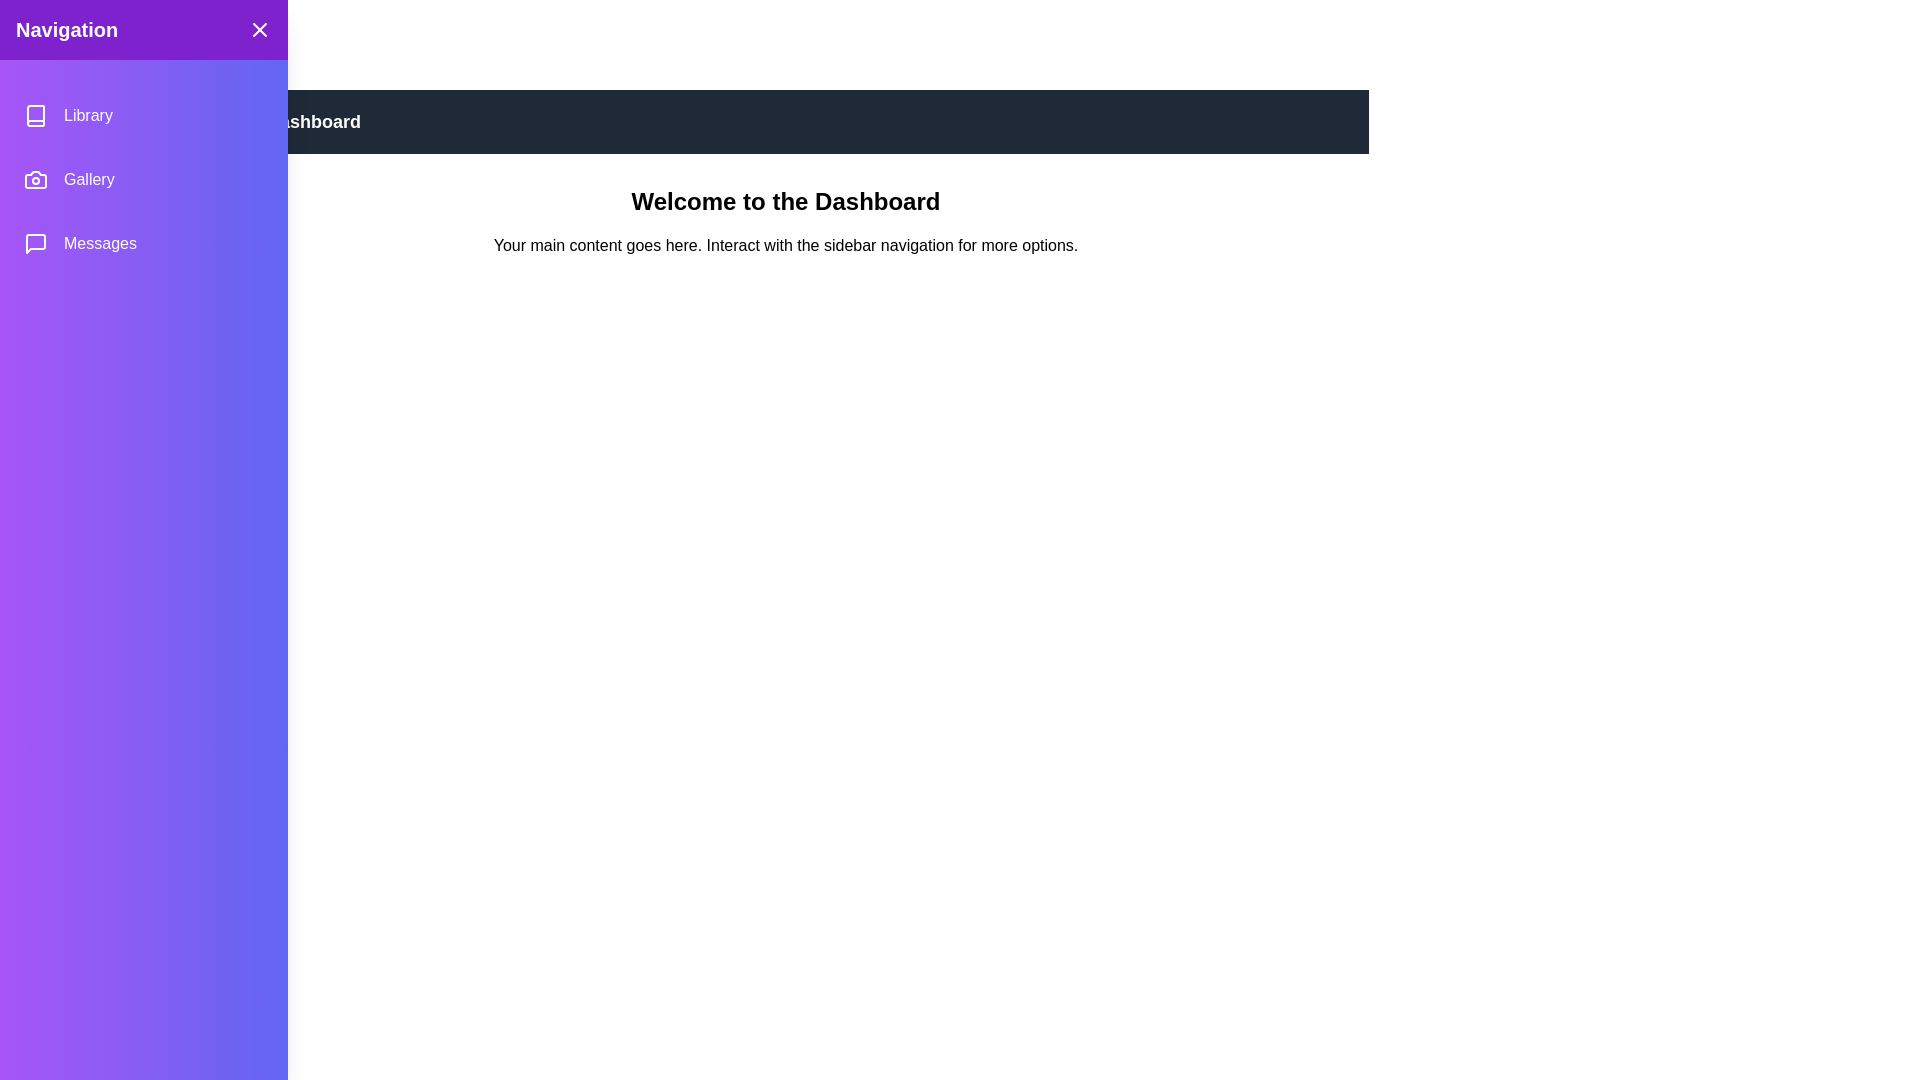  Describe the element at coordinates (258, 30) in the screenshot. I see `the Close Icon (SVG) located in the top-right corner of the left sidebar's header area labeled 'Navigation' to possibly reveal a tooltip` at that location.